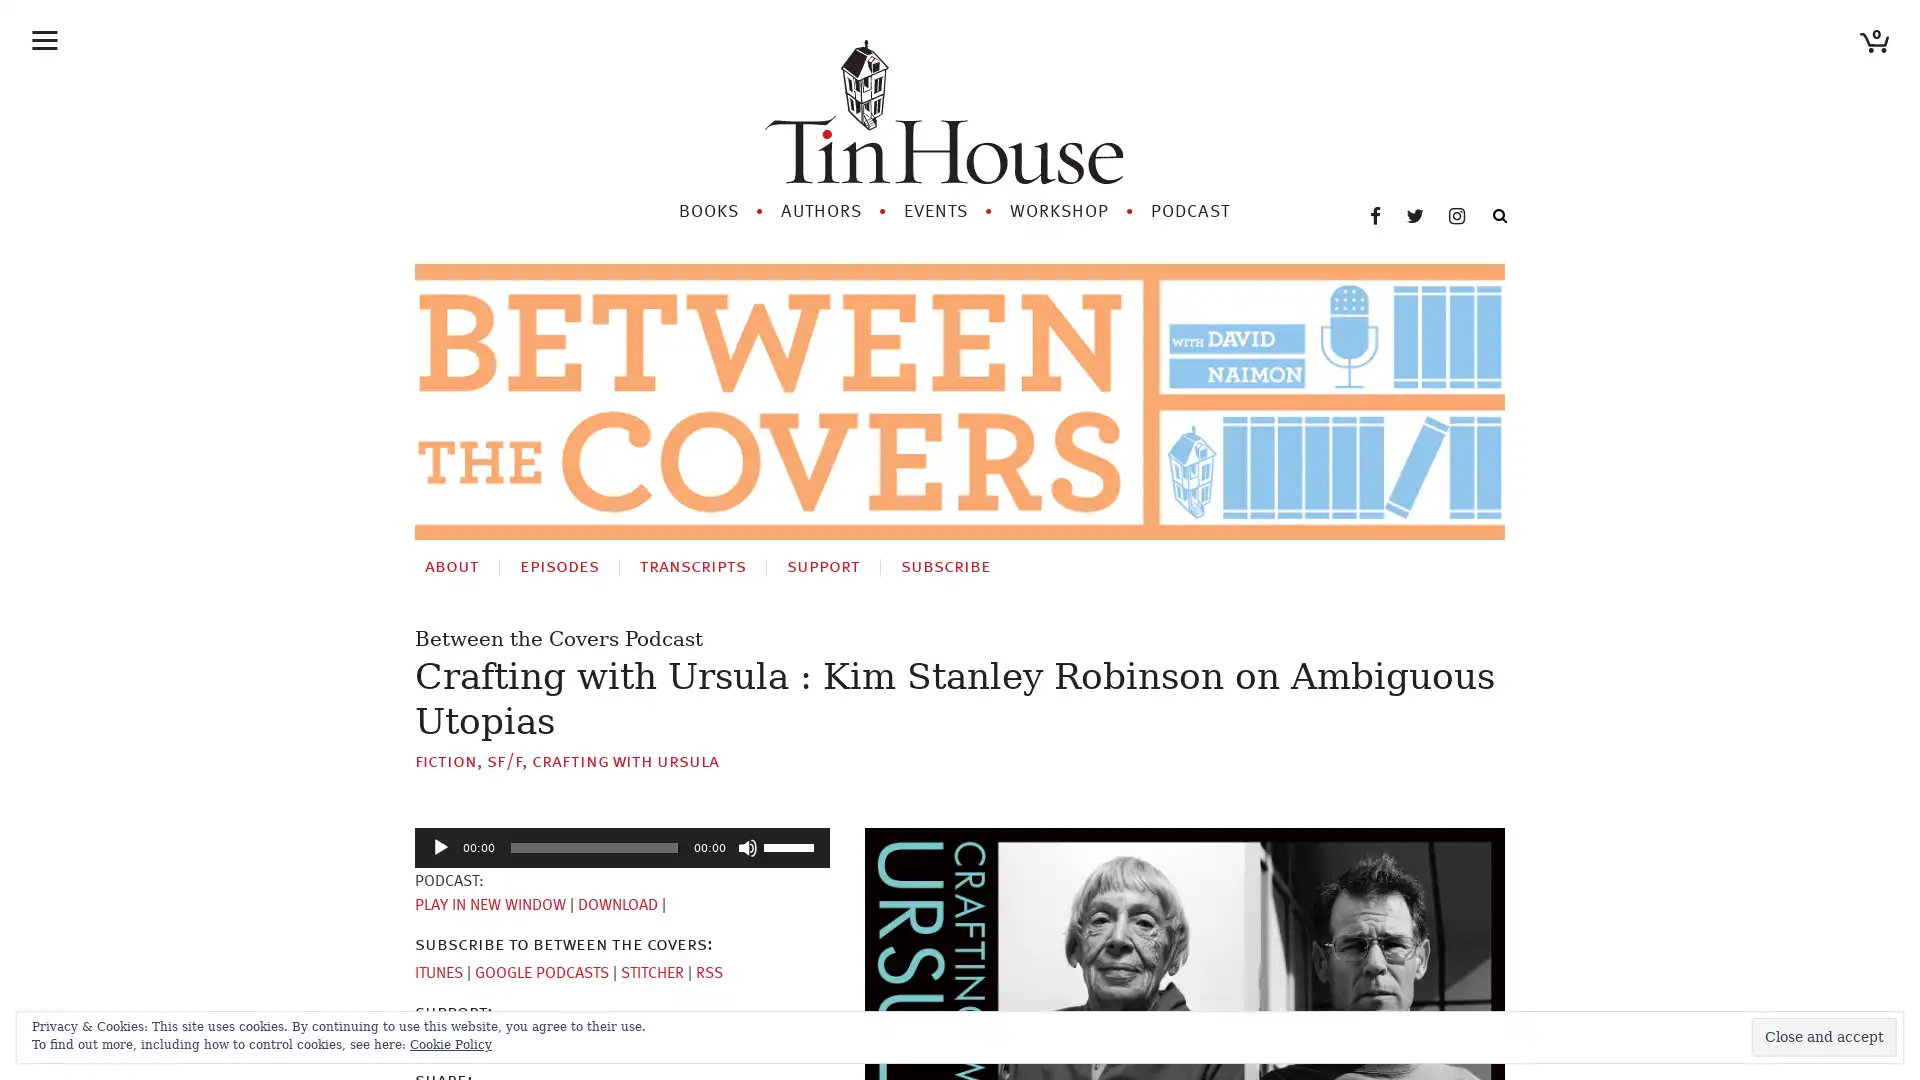 The height and width of the screenshot is (1080, 1920). Describe the element at coordinates (440, 847) in the screenshot. I see `Play` at that location.